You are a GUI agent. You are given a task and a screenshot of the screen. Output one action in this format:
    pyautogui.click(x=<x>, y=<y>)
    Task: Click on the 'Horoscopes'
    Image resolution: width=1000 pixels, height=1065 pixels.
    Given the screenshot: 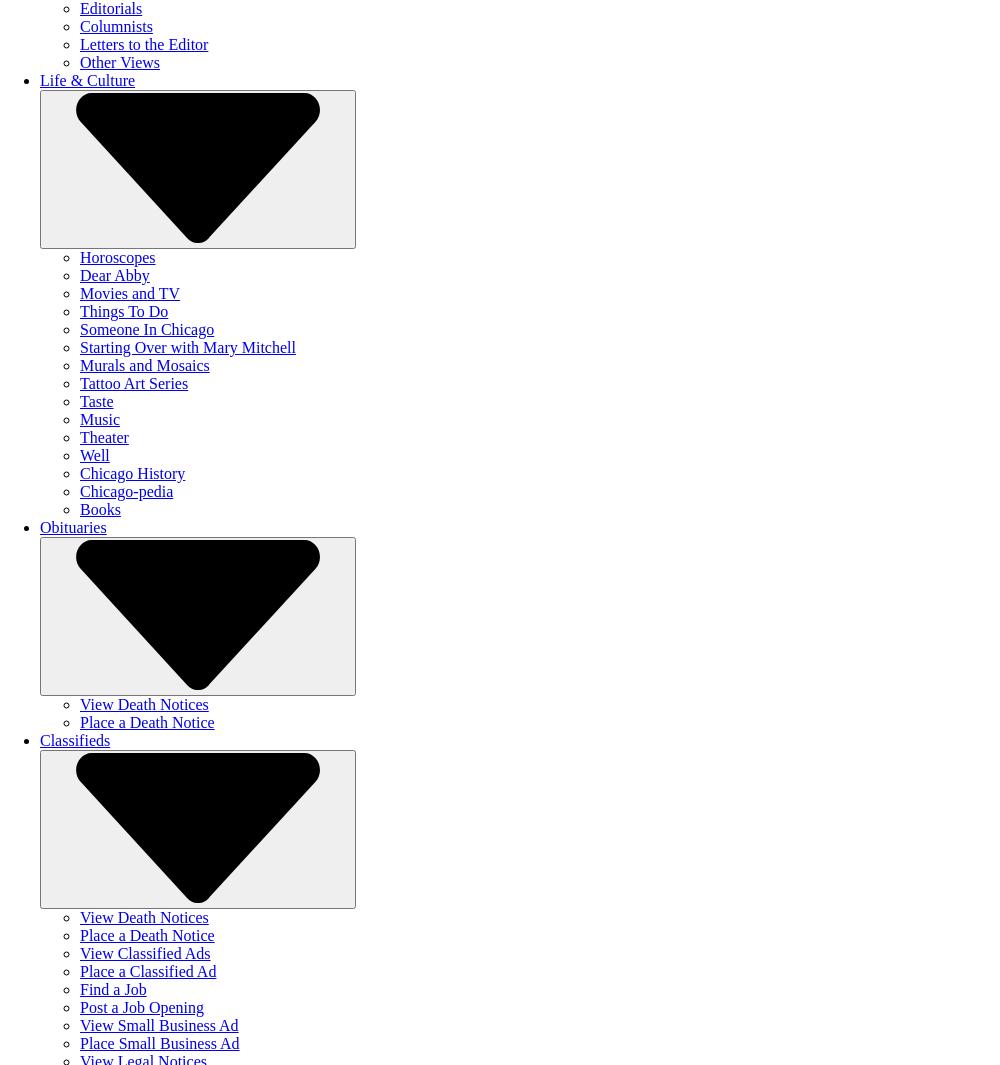 What is the action you would take?
    pyautogui.click(x=116, y=256)
    